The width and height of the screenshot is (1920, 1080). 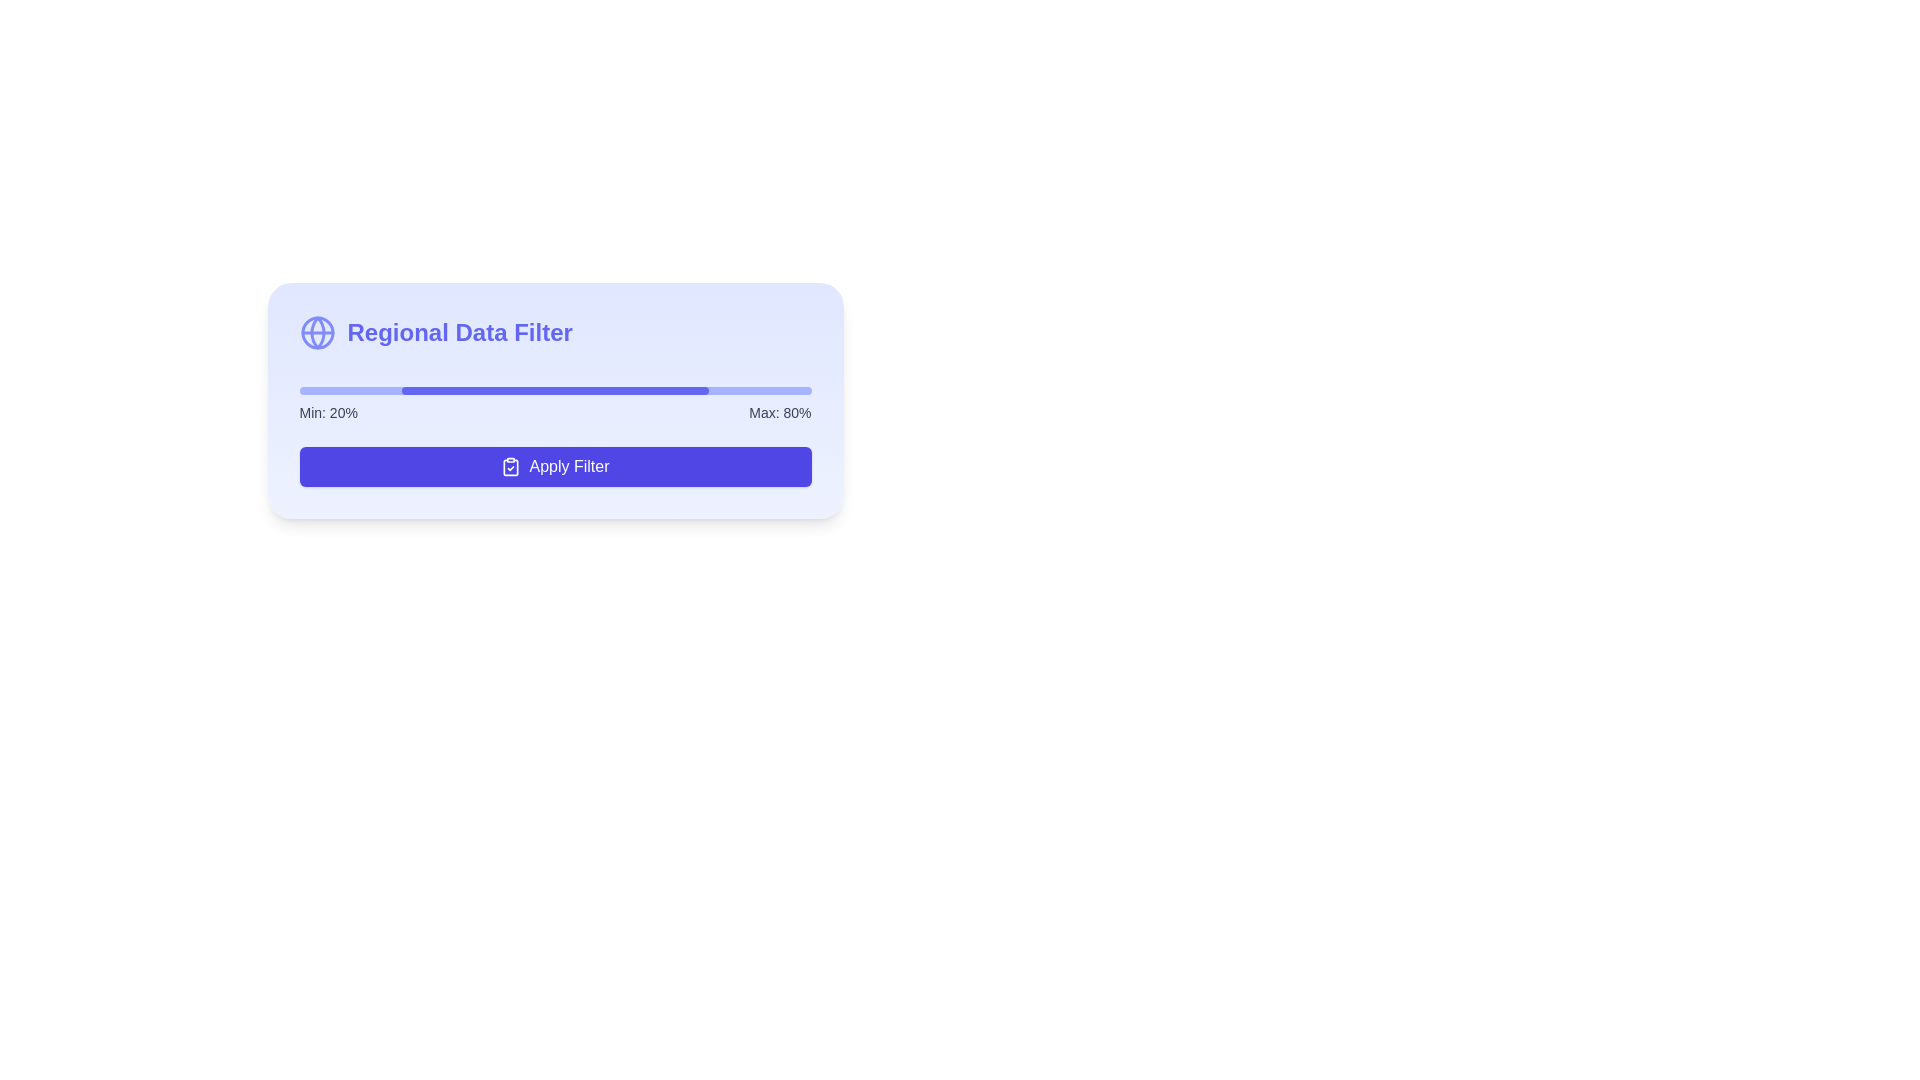 What do you see at coordinates (316, 331) in the screenshot?
I see `the circular element within the globe icon located to the left of 'Regional Data Filter' in the header section` at bounding box center [316, 331].